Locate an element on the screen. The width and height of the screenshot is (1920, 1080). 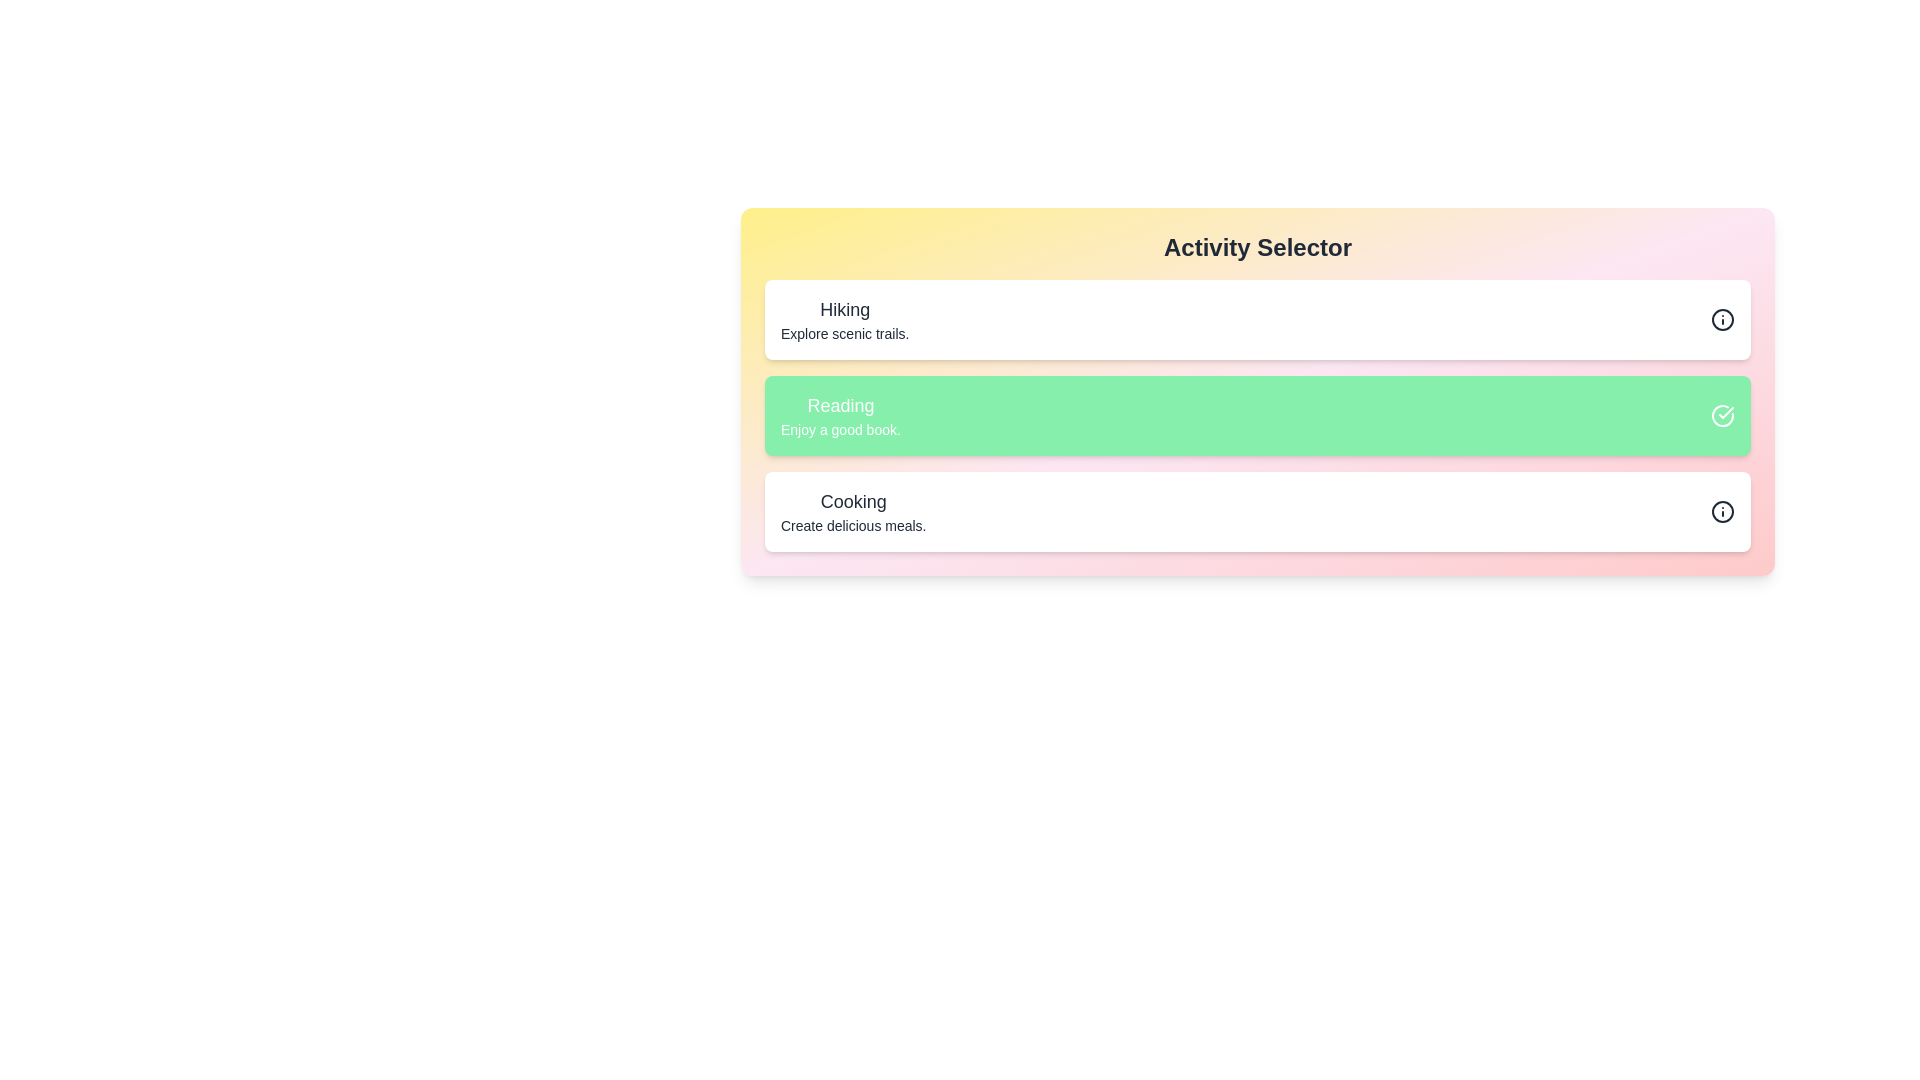
the list item corresponding to Cooking is located at coordinates (1256, 511).